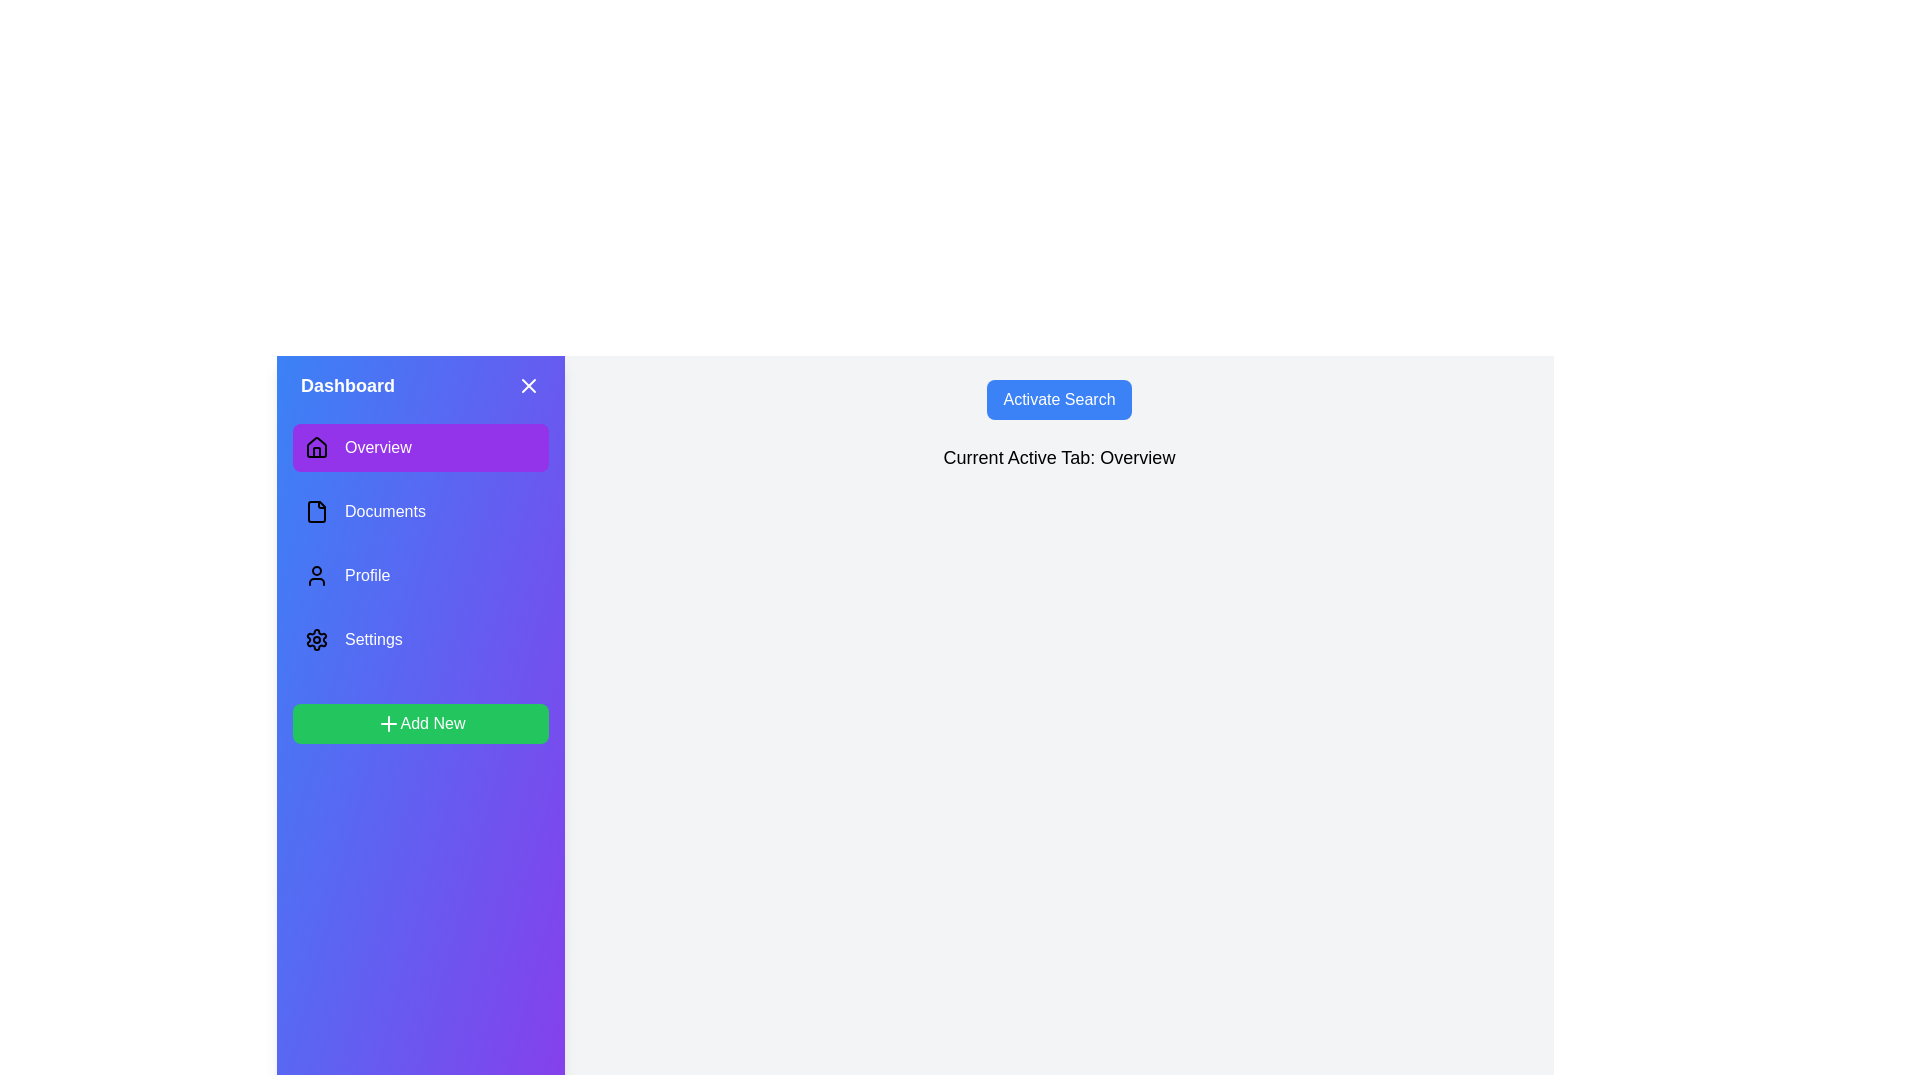  I want to click on the Overview icon located in the vertical navigation menu on the left side of the interface, which is the first element above the text 'Overview', so click(315, 446).